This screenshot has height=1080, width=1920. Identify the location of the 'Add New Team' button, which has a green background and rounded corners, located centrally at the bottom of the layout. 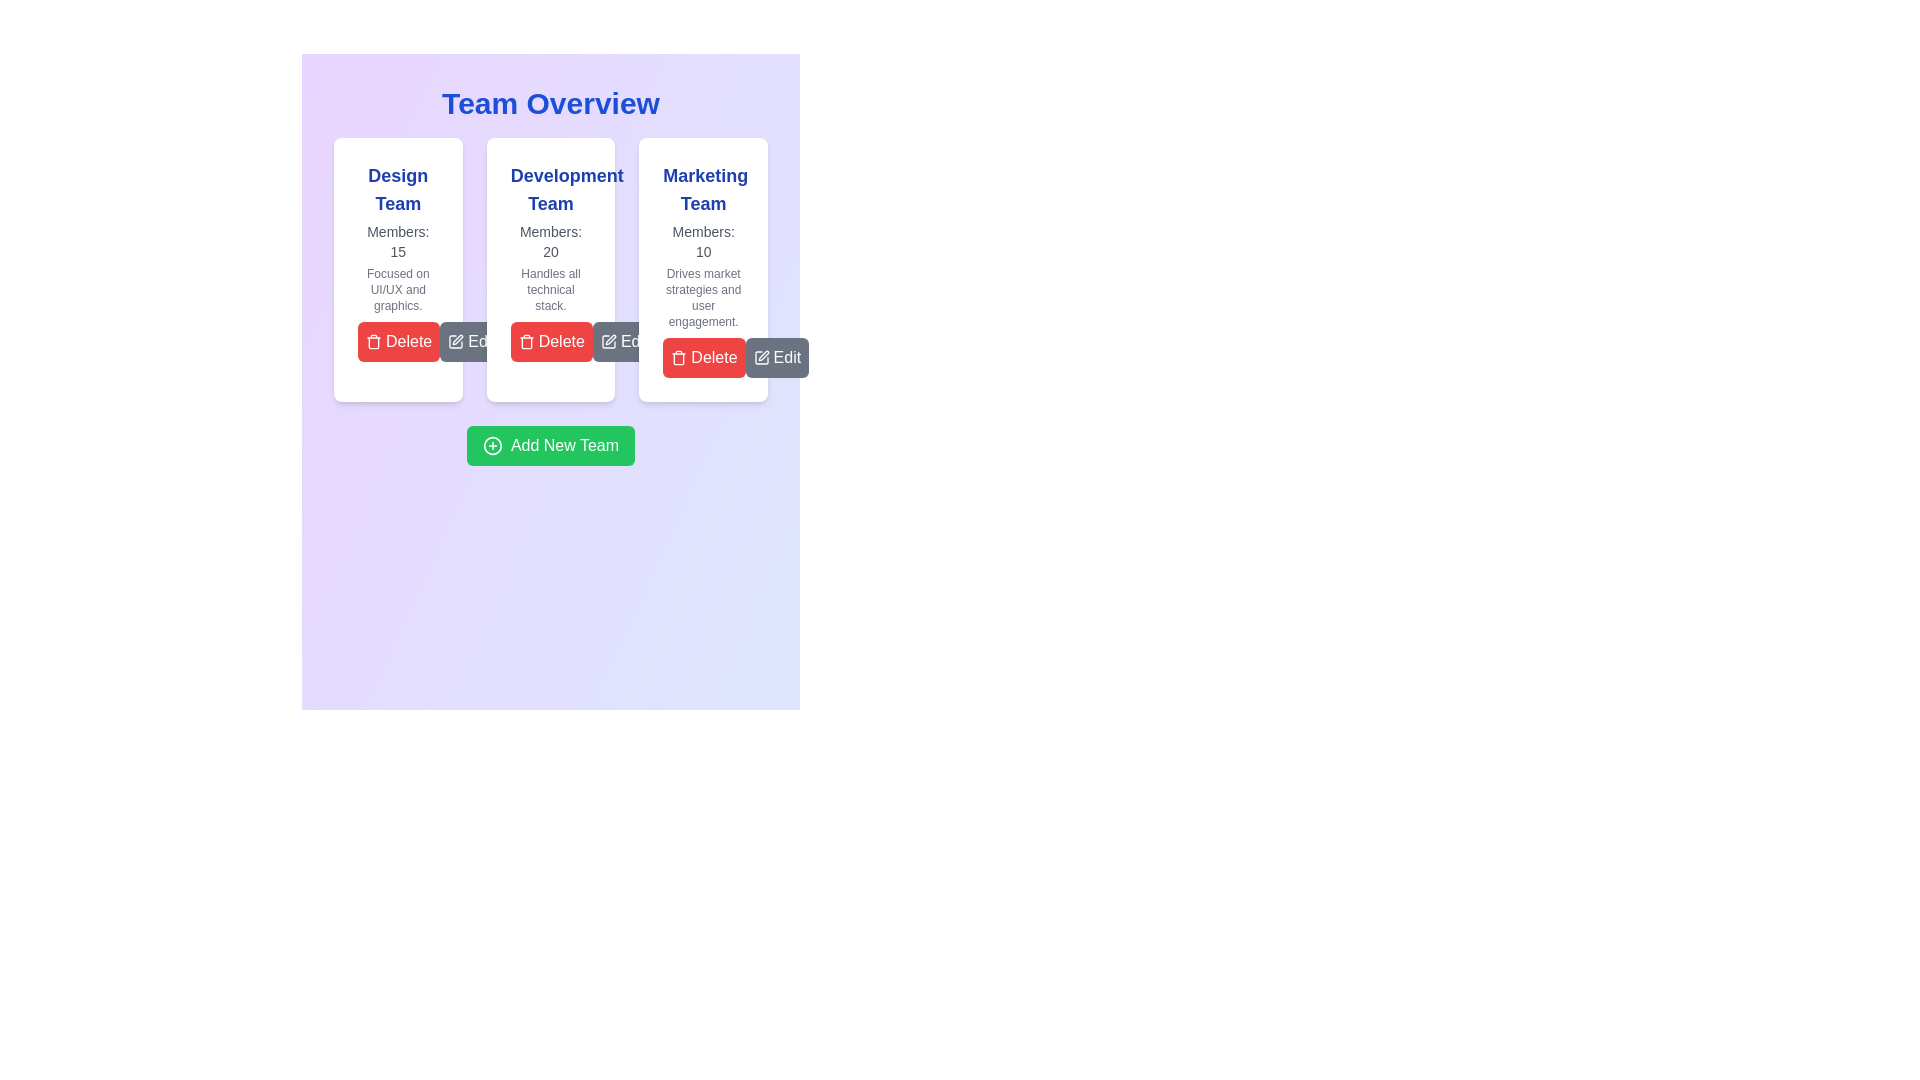
(551, 445).